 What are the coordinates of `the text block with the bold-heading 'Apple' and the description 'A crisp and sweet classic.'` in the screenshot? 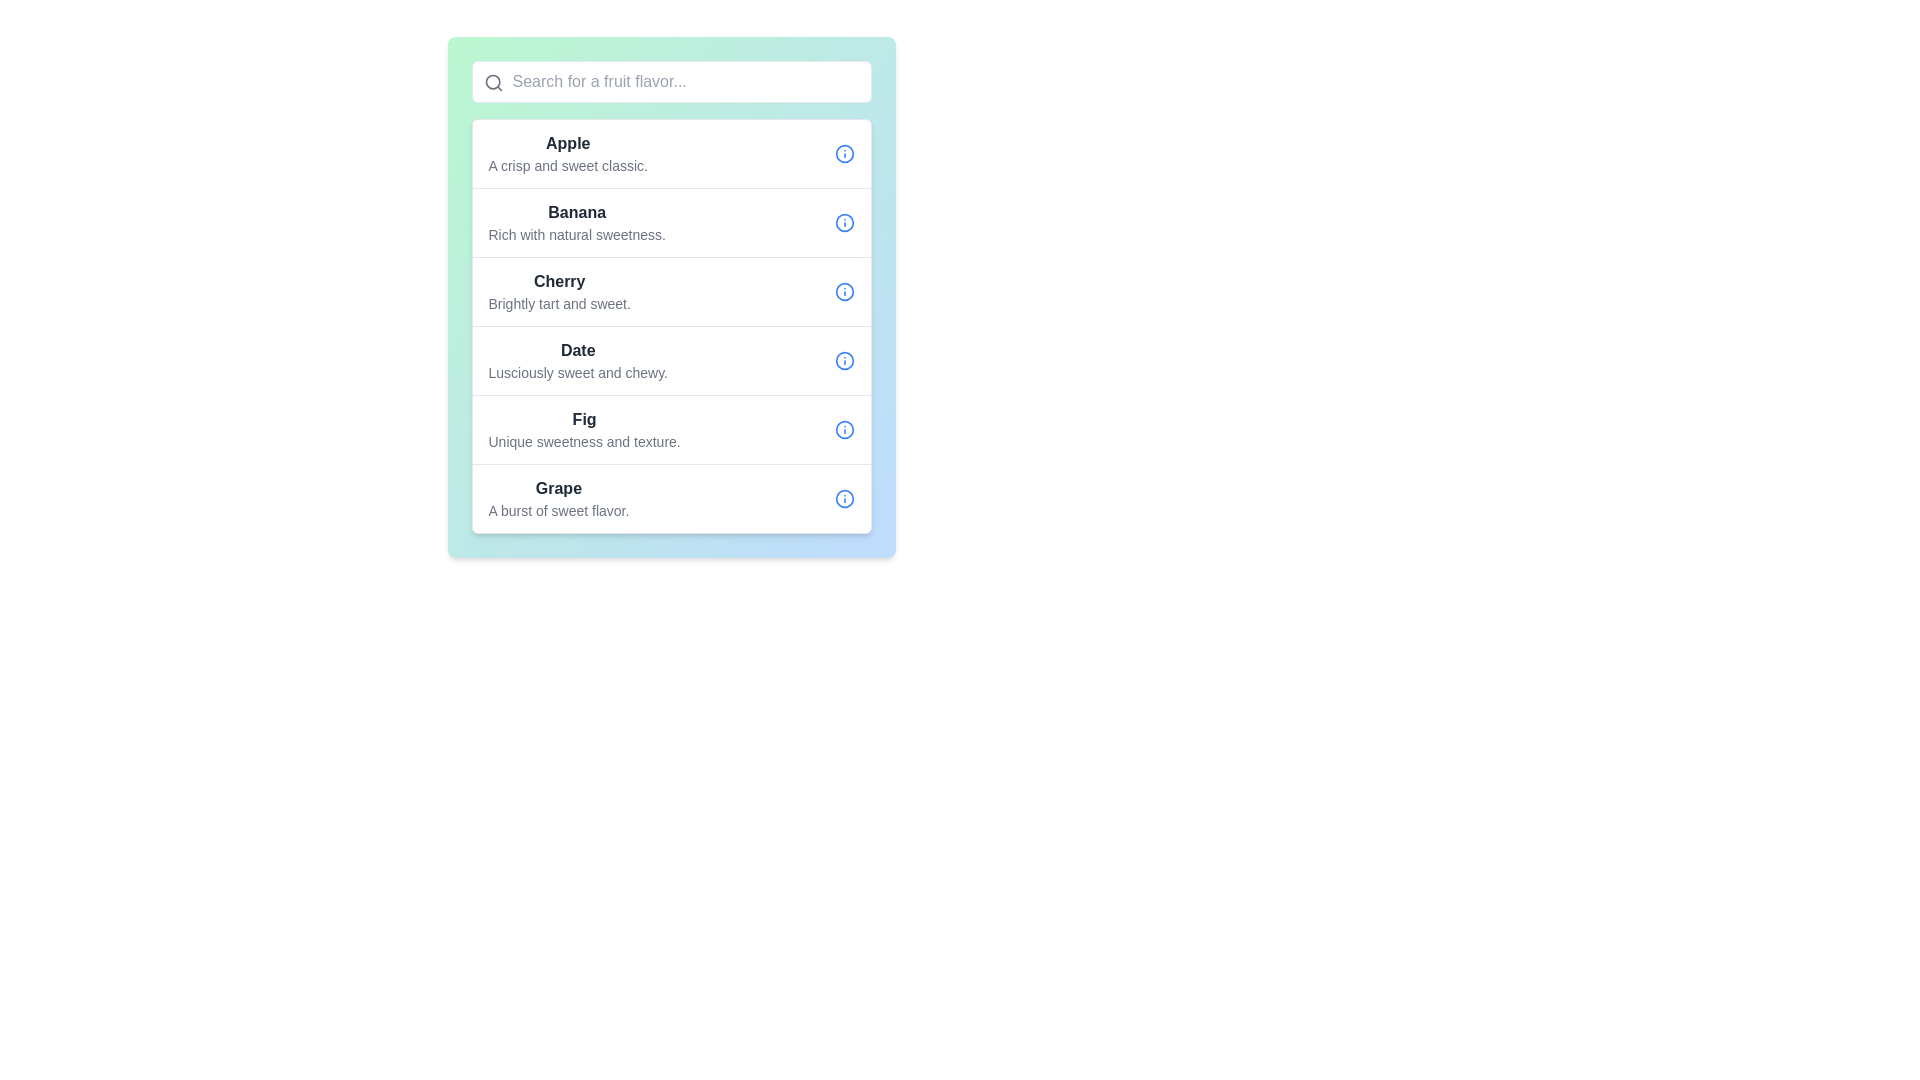 It's located at (567, 153).